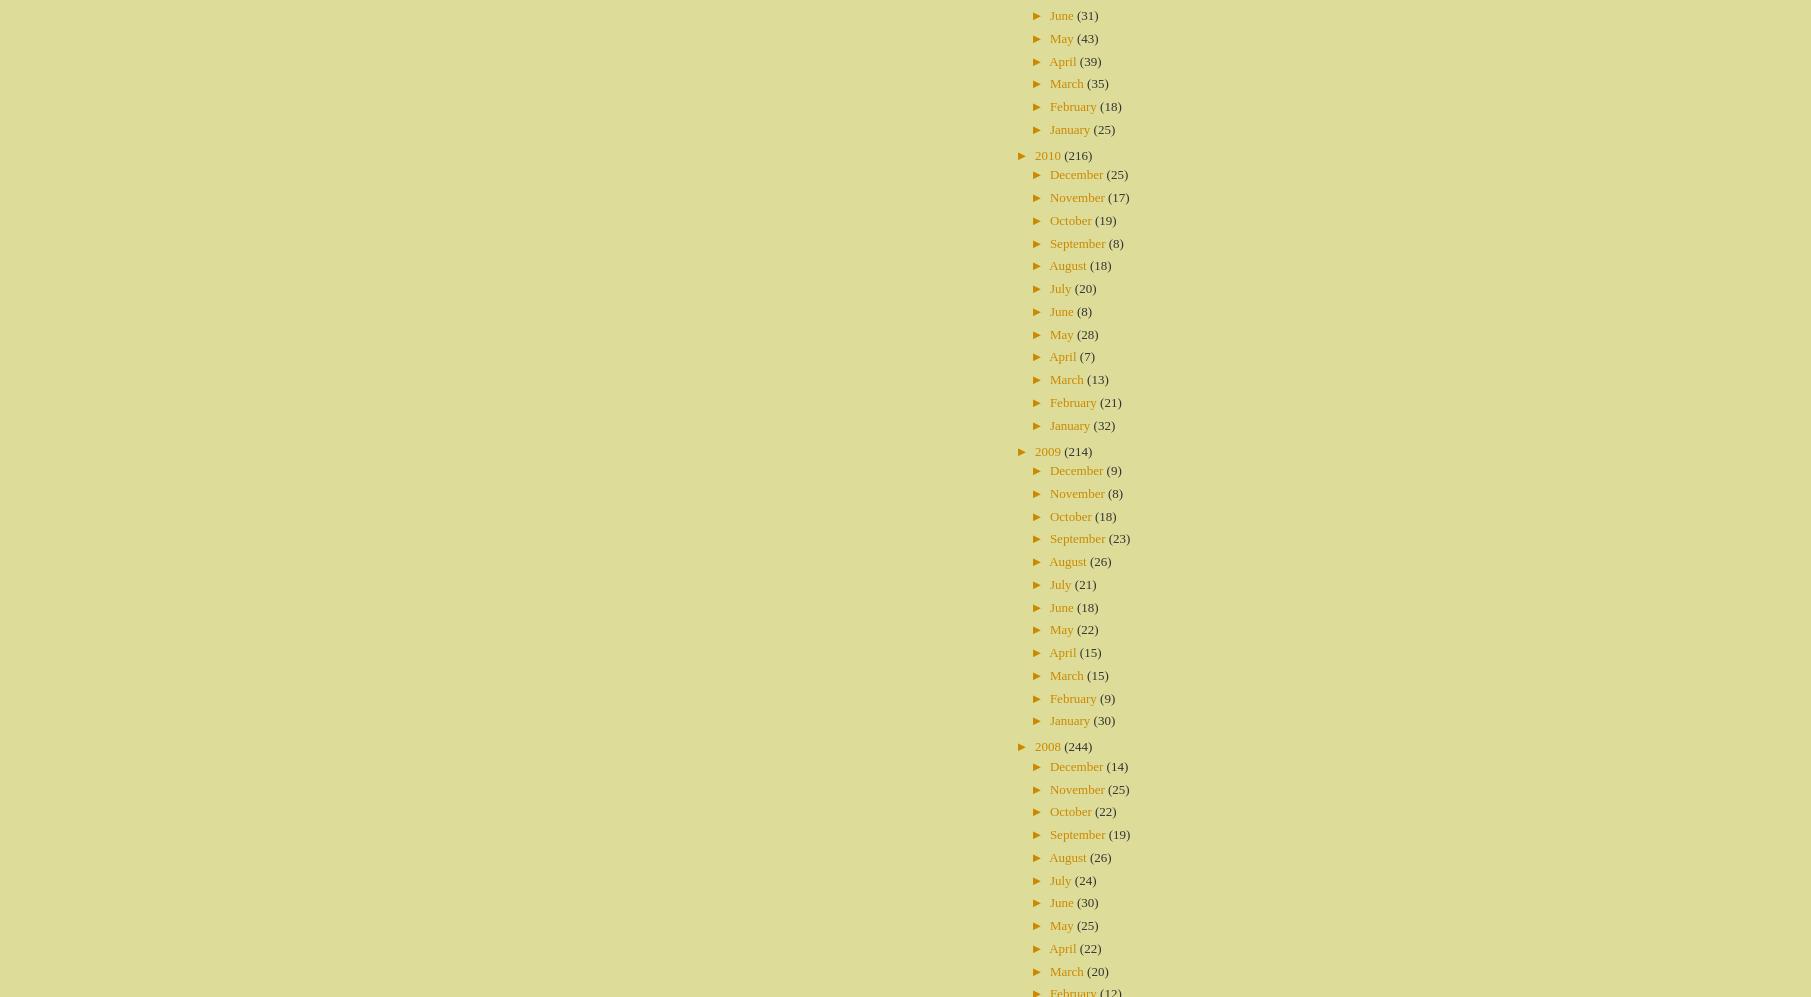 The image size is (1811, 997). Describe the element at coordinates (1086, 37) in the screenshot. I see `'(43)'` at that location.